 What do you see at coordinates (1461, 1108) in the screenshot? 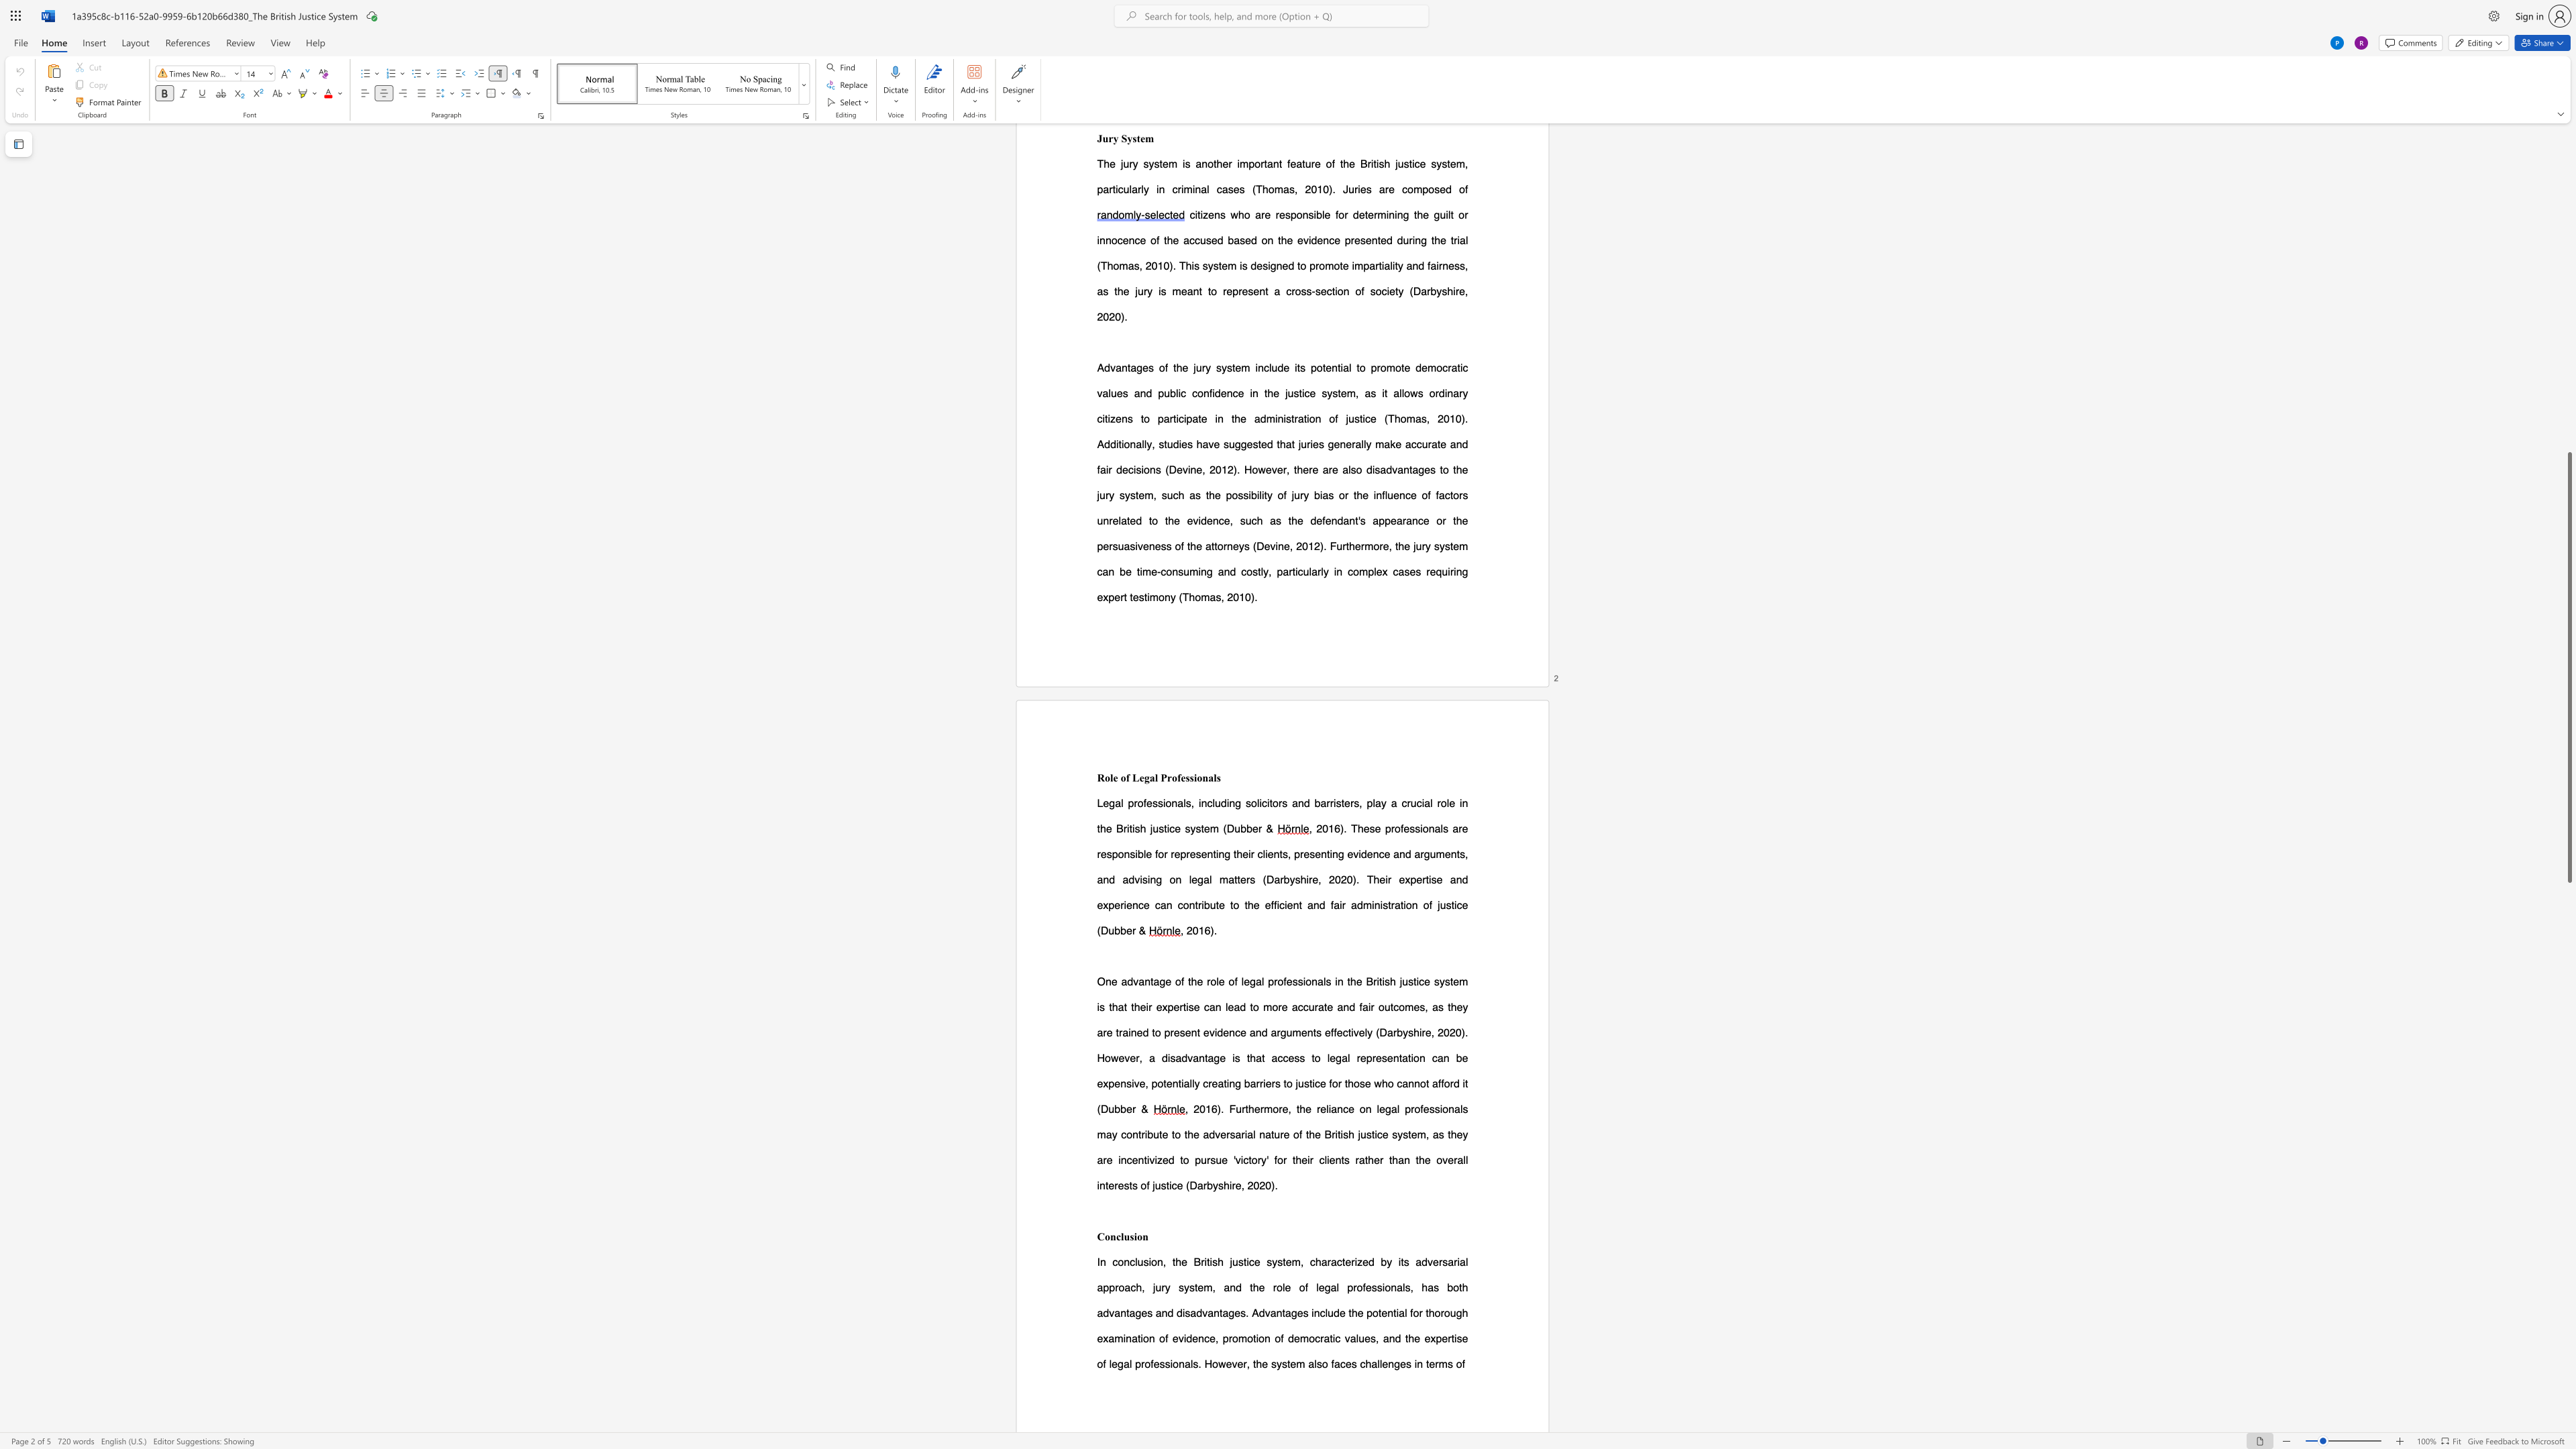
I see `the subset text "s may contrib" within the text ". Furthermore, the reliance on legal professionals may contribute to the adversarial nature of the British justice system, as they are incentivized to pursue"` at bounding box center [1461, 1108].